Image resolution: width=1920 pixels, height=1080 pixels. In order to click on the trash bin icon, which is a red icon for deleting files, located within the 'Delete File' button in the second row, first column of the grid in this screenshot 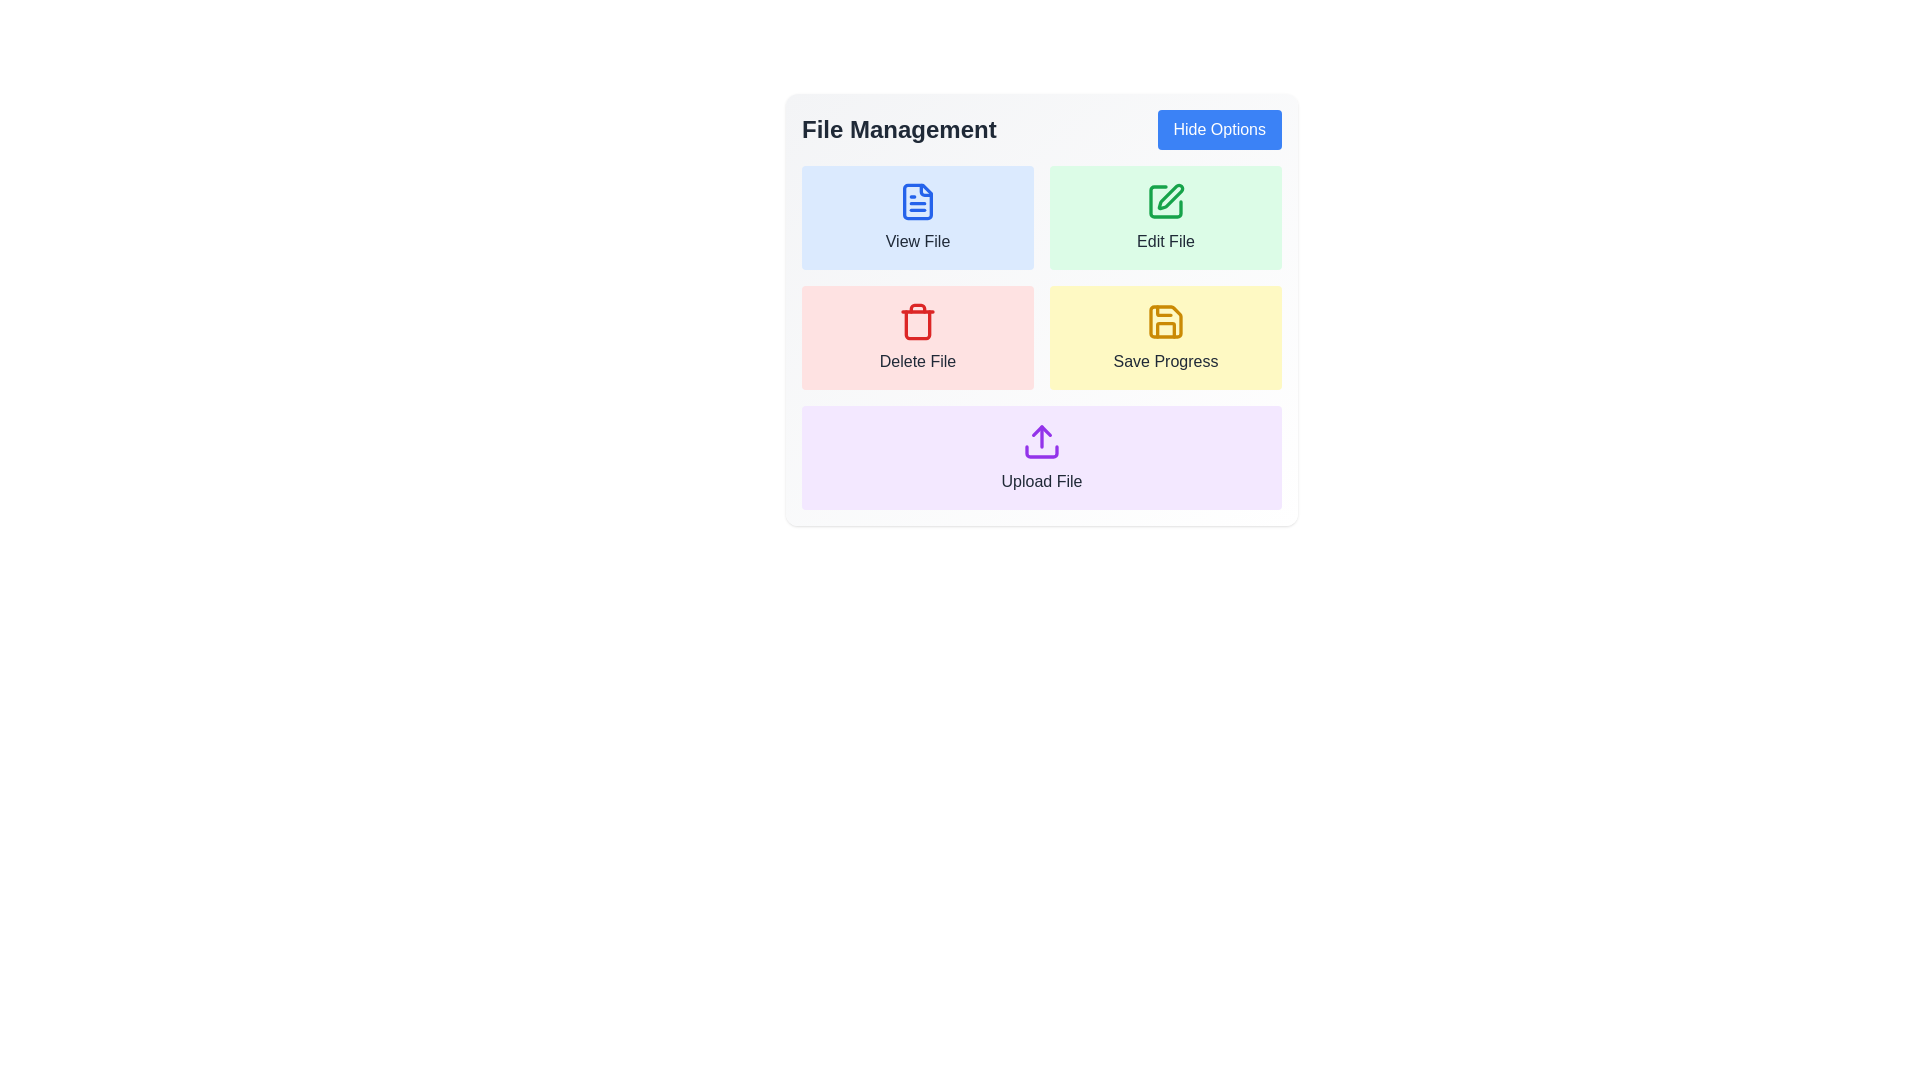, I will do `click(916, 320)`.